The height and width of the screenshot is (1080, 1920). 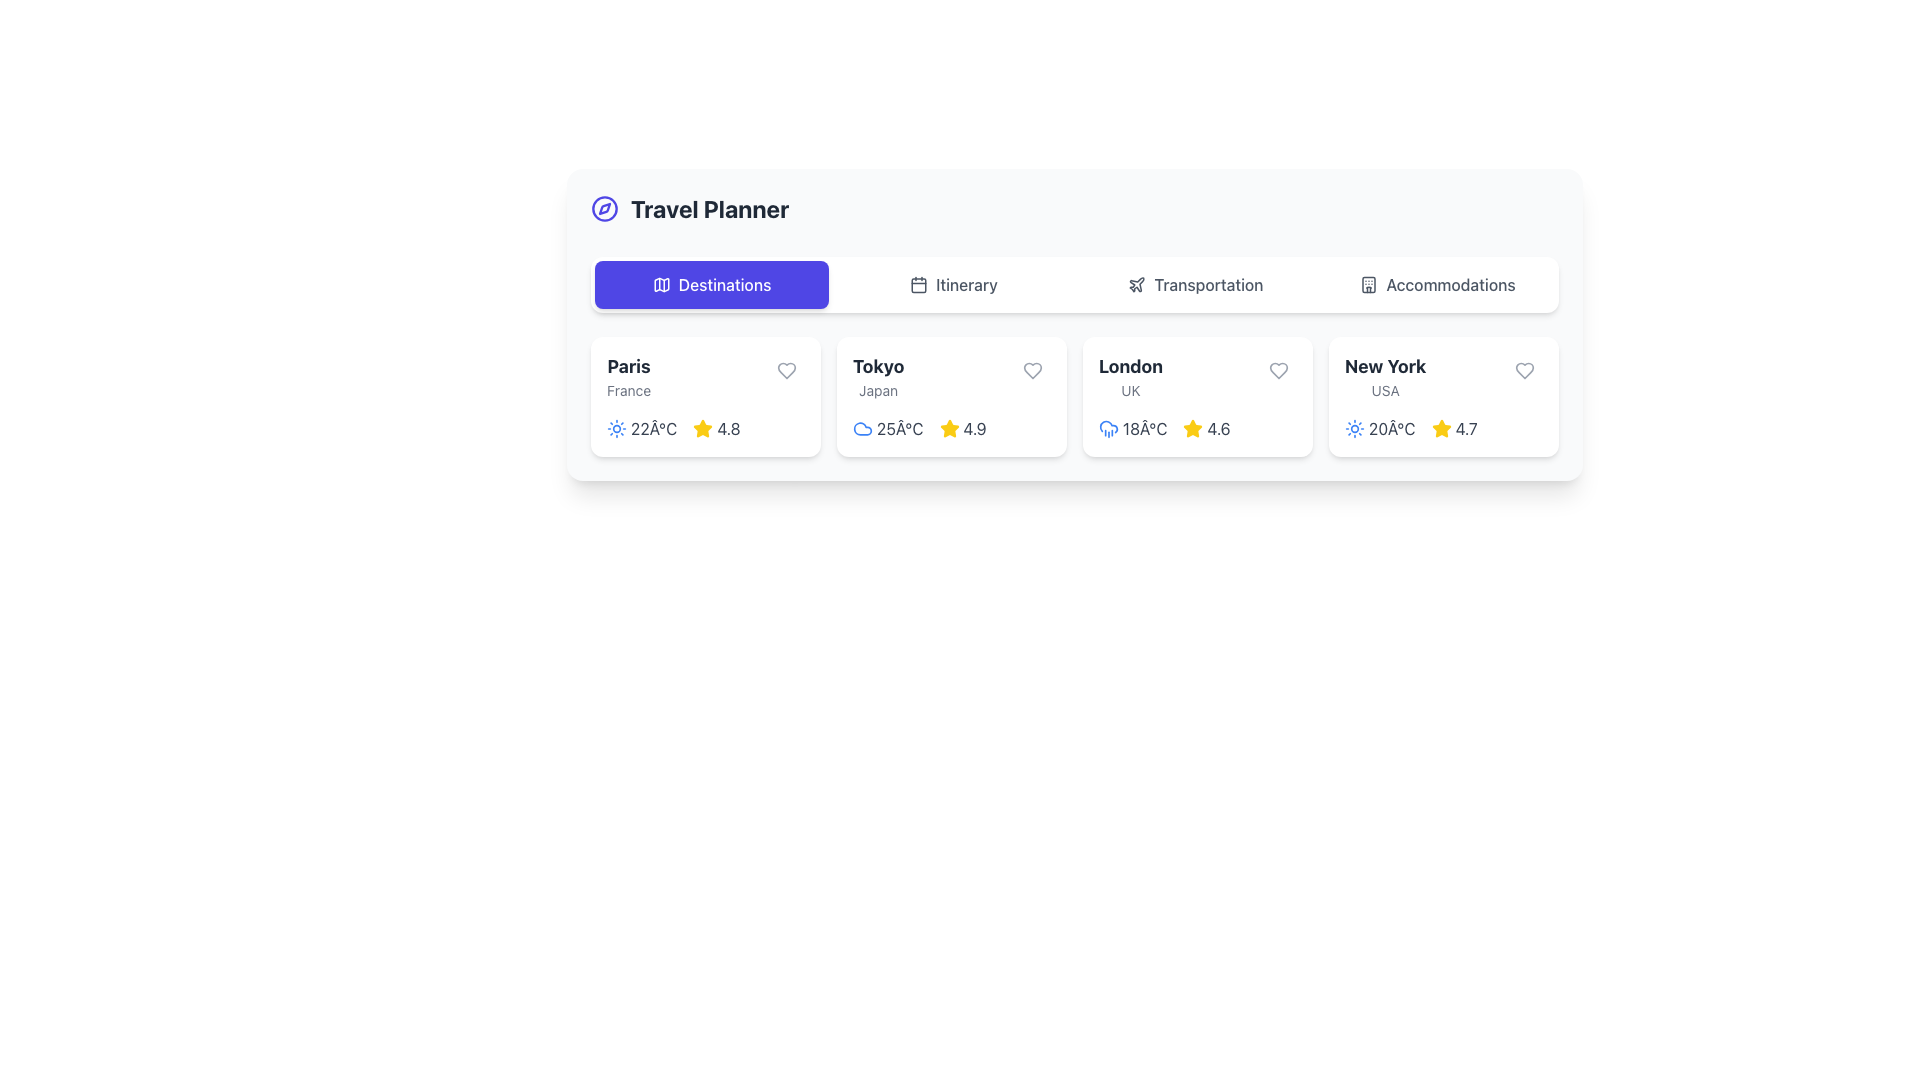 I want to click on the compass-shaped icon with an indigo-colored stroke that is located to the left of the 'Travel Planner' text in the heading block, so click(x=603, y=208).